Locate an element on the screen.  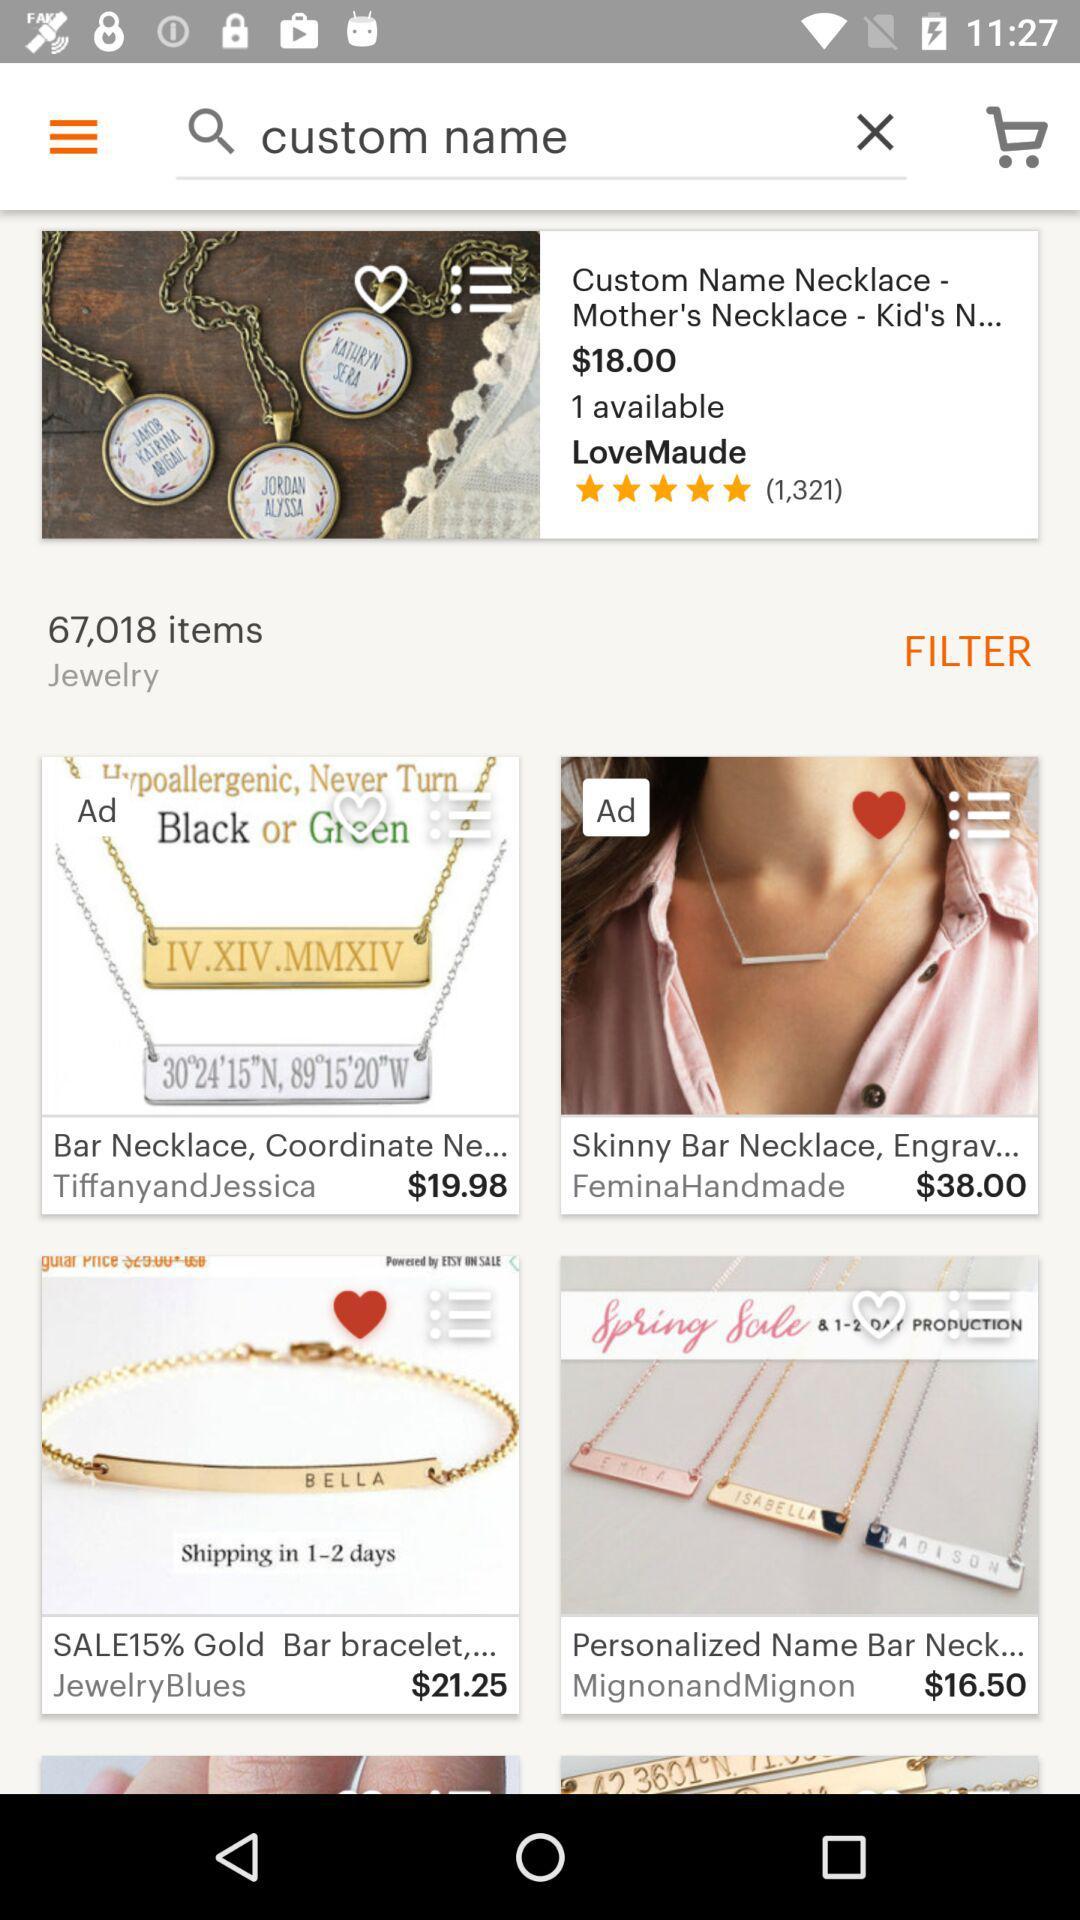
item next to 67,018 items icon is located at coordinates (959, 647).